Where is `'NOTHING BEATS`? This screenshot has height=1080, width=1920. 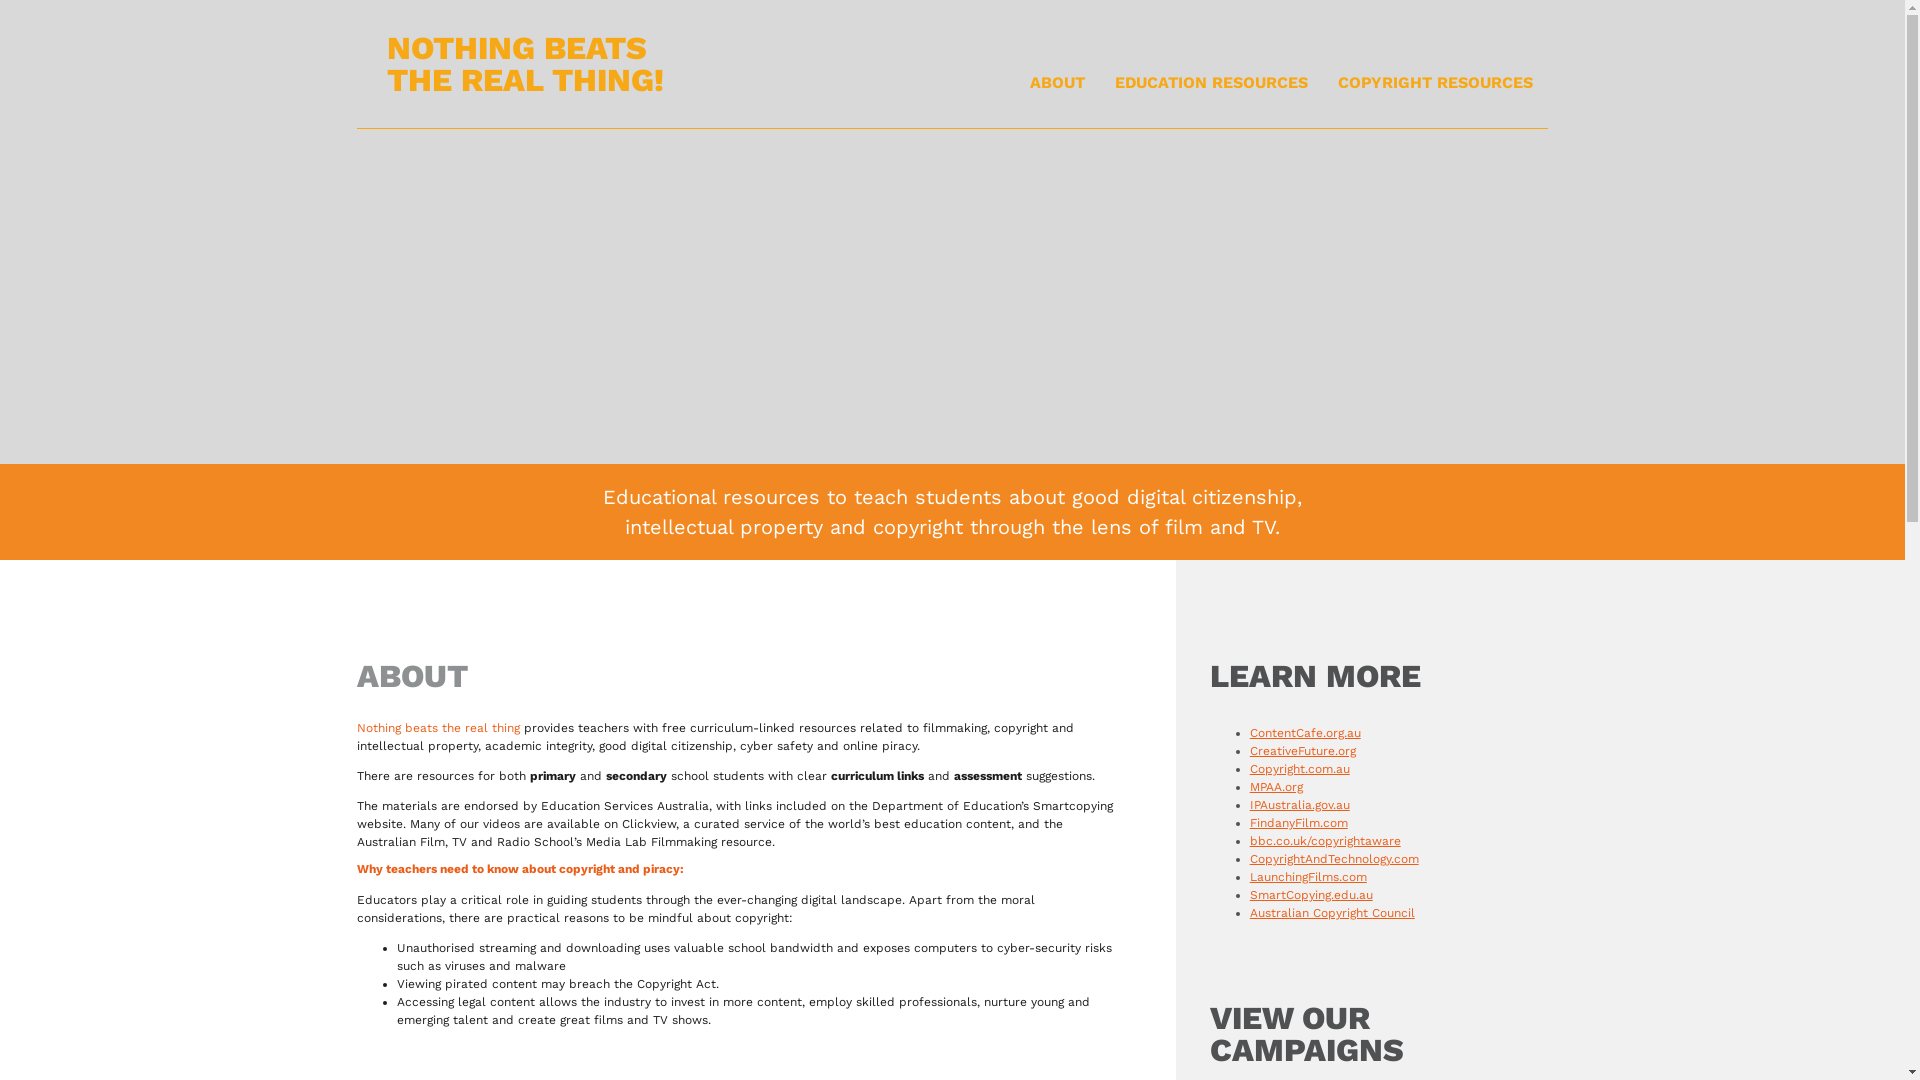
'NOTHING BEATS is located at coordinates (525, 63).